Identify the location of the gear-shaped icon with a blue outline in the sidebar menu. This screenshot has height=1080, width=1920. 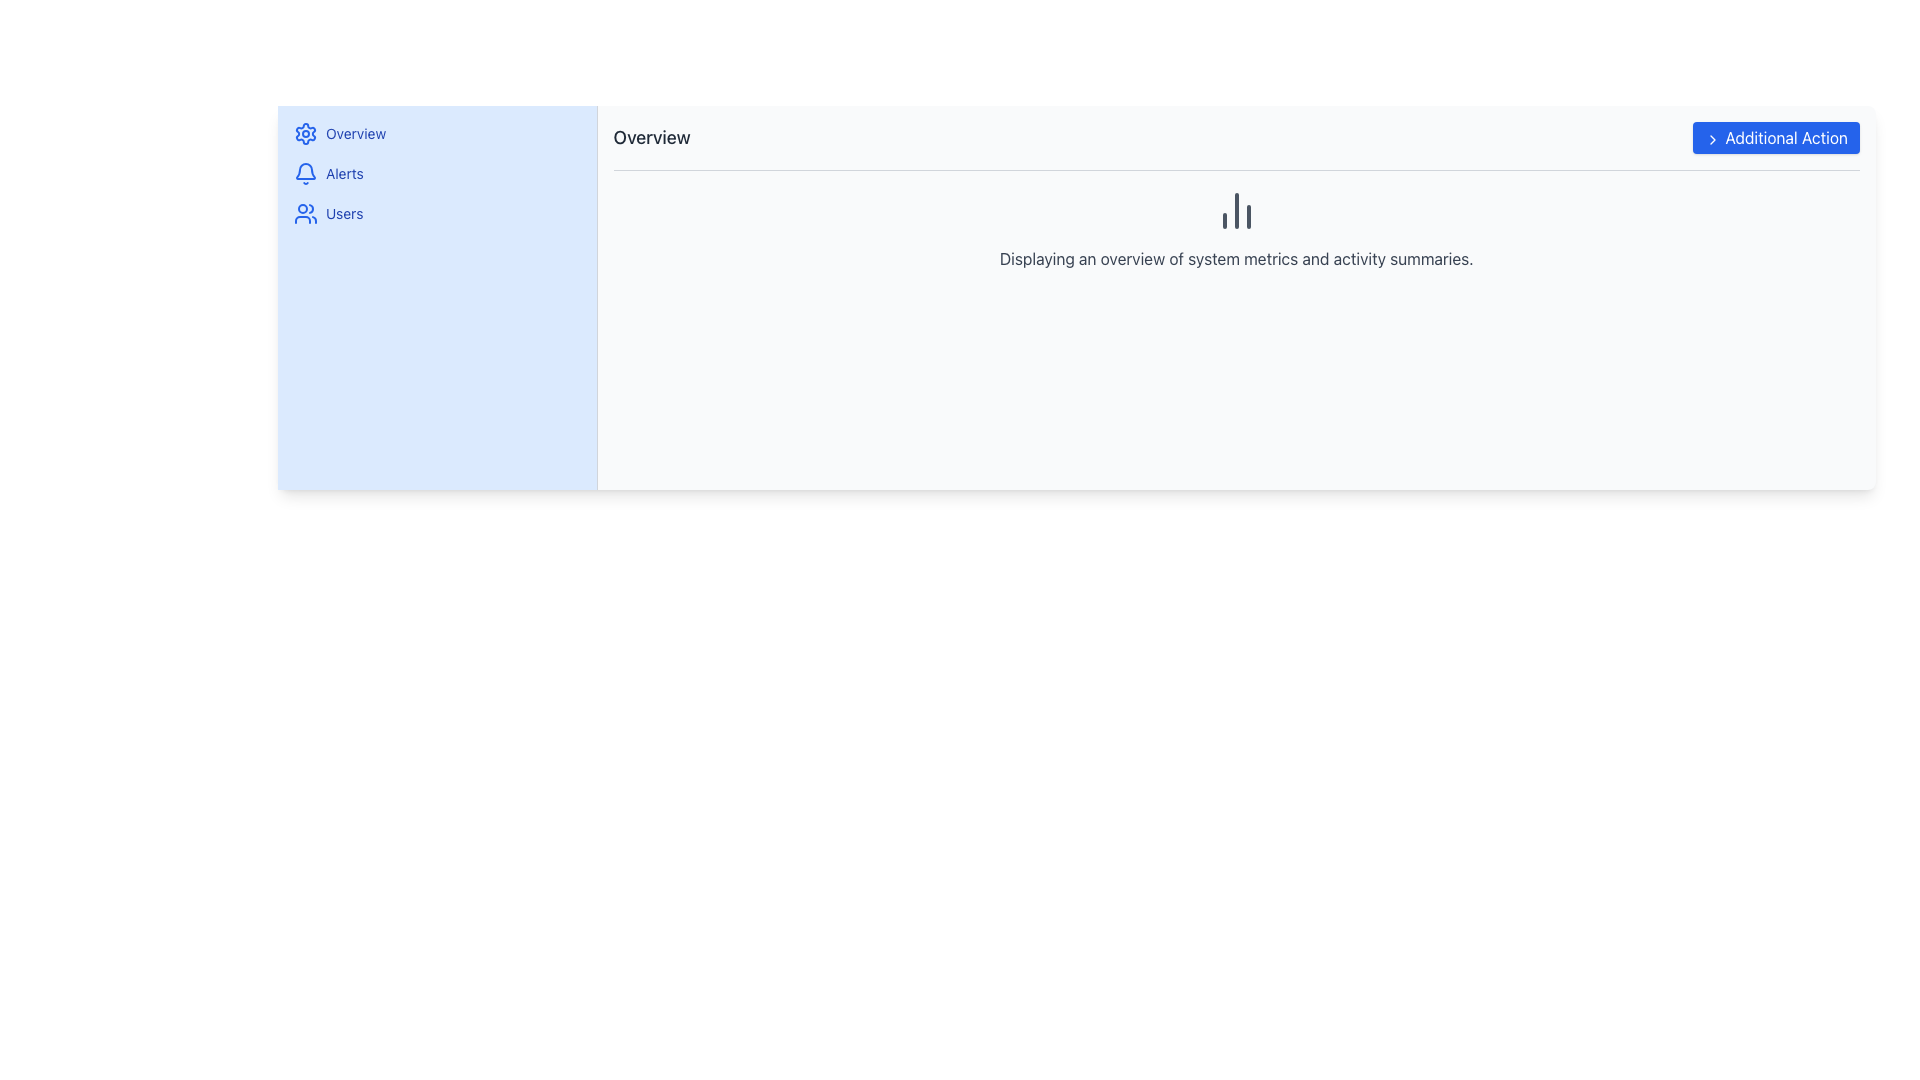
(305, 134).